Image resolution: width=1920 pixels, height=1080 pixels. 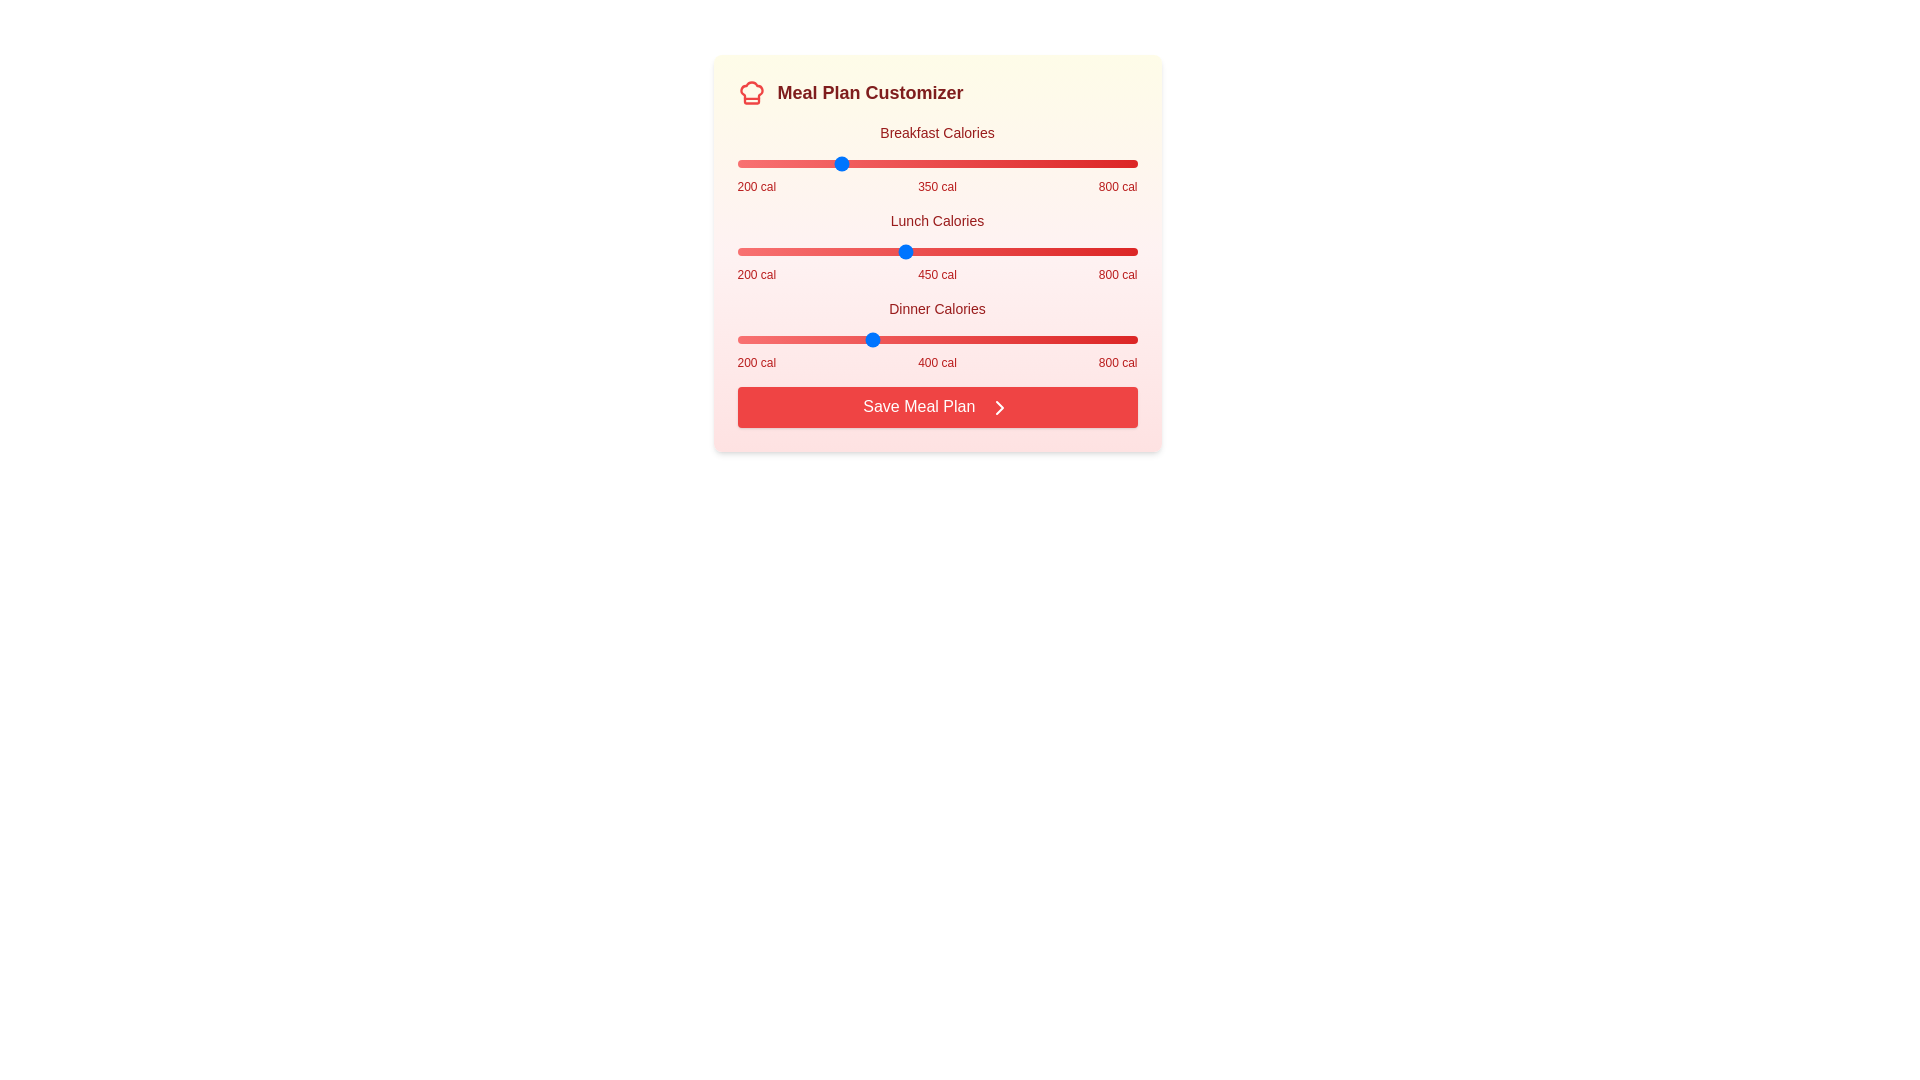 What do you see at coordinates (832, 163) in the screenshot?
I see `the Breakfast Calories slider to 343 calories` at bounding box center [832, 163].